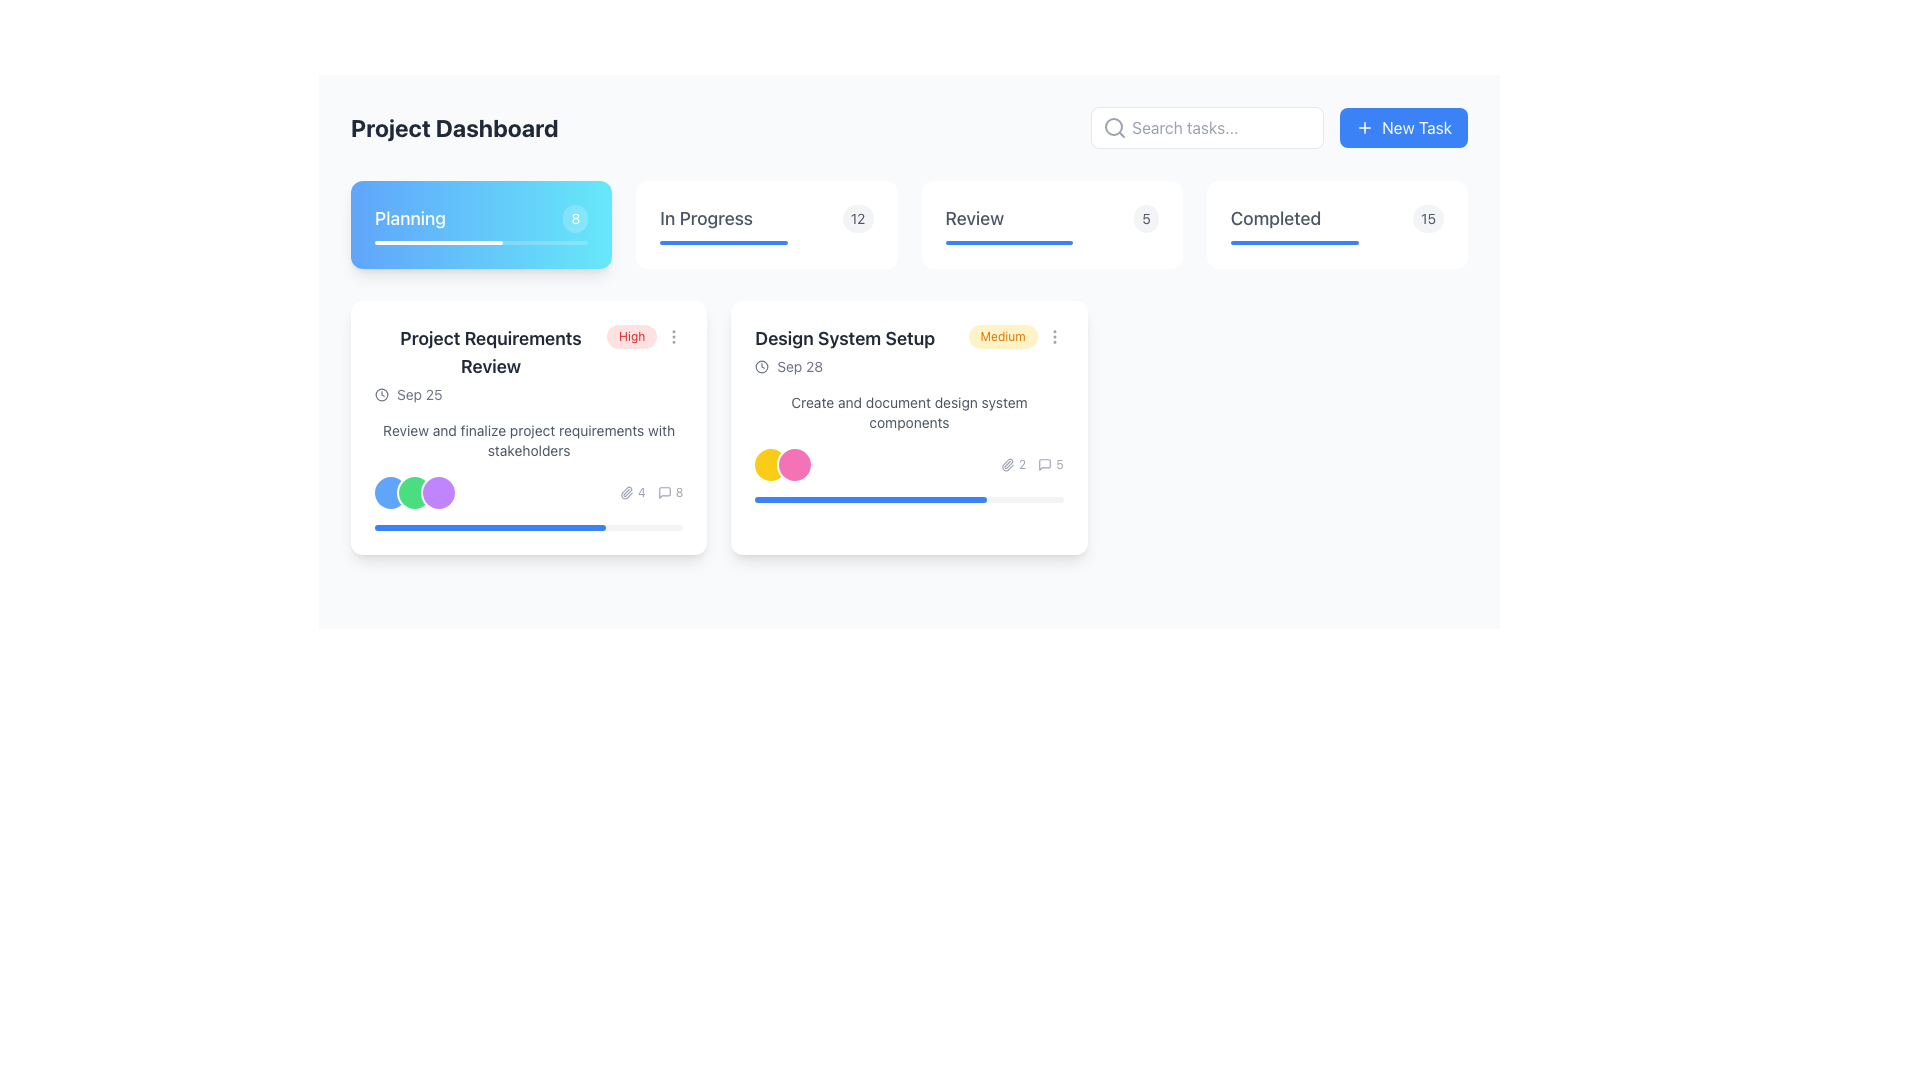  What do you see at coordinates (641, 493) in the screenshot?
I see `text displayed in the small text component showing the number '4', located adjacent to a paperclip icon in the lower-right portion of the 'Project Requirements Review' card` at bounding box center [641, 493].